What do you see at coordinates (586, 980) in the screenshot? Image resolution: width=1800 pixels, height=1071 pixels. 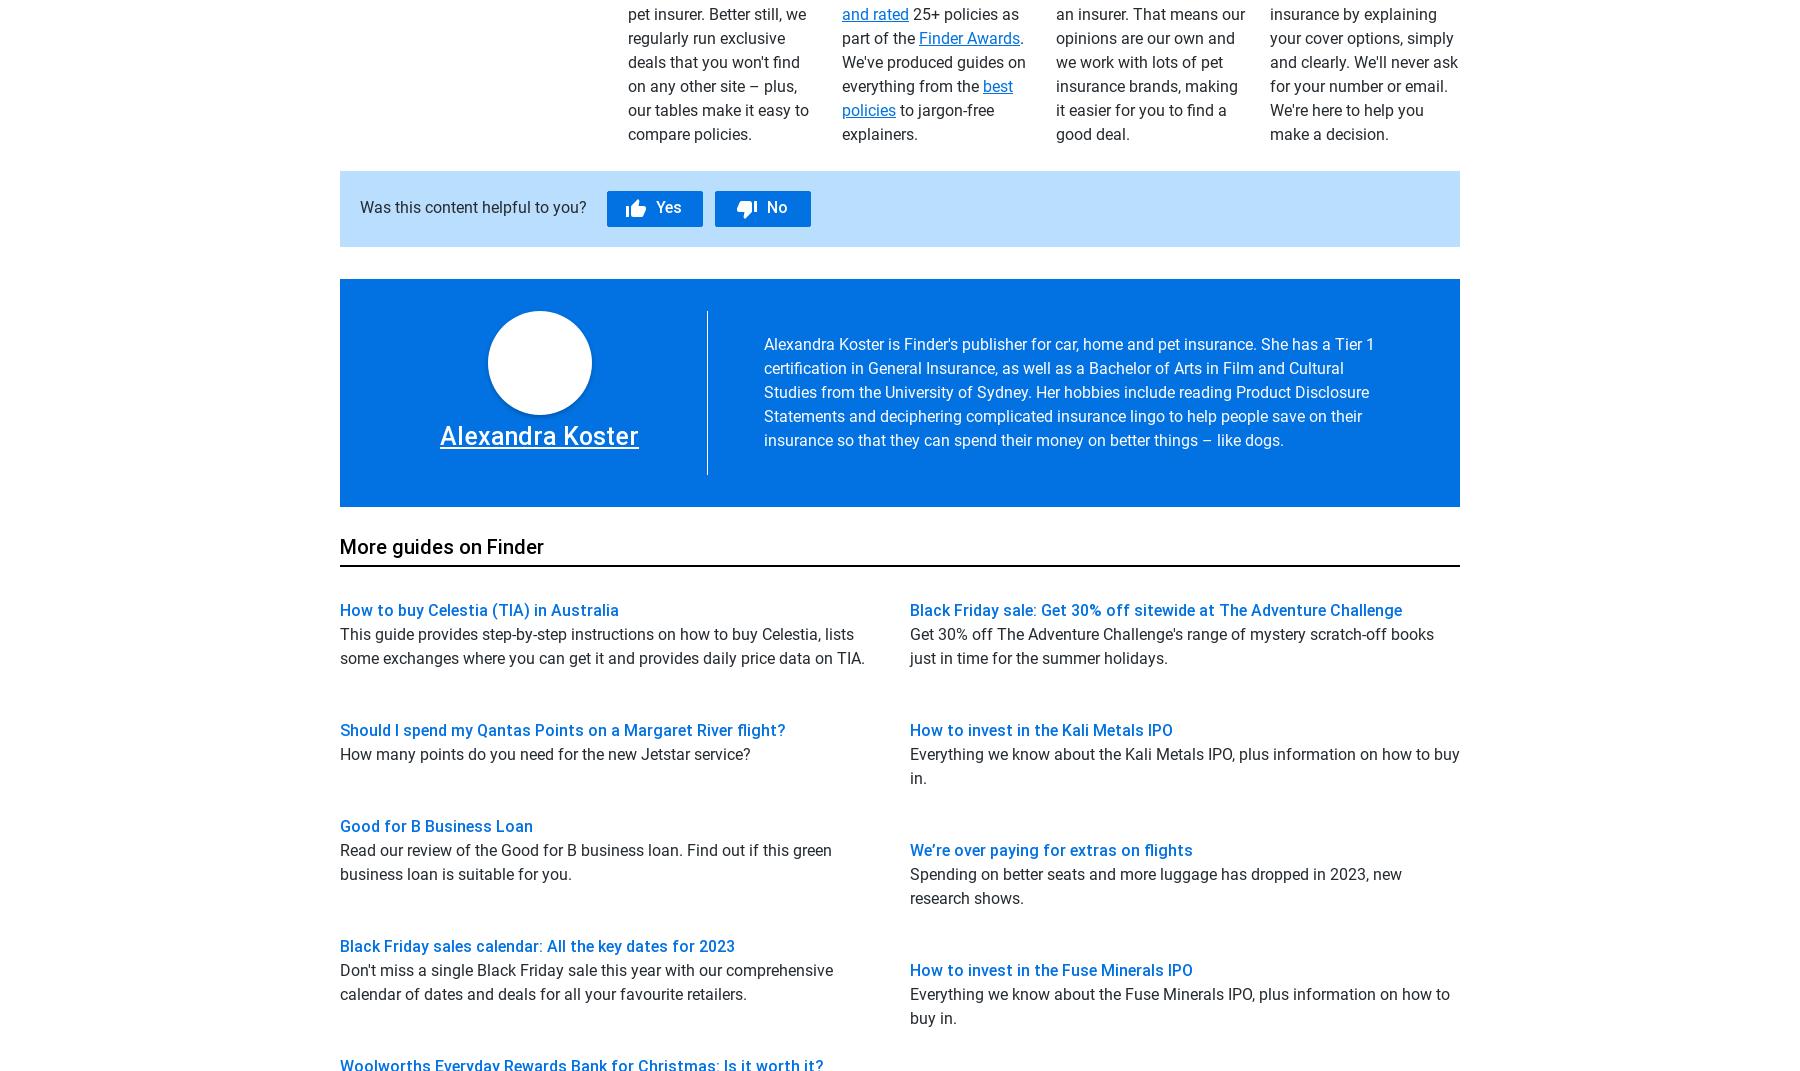 I see `'Don't miss a single Black Friday sale this year with our comprehensive calendar of dates and deals for all your favourite retailers.'` at bounding box center [586, 980].